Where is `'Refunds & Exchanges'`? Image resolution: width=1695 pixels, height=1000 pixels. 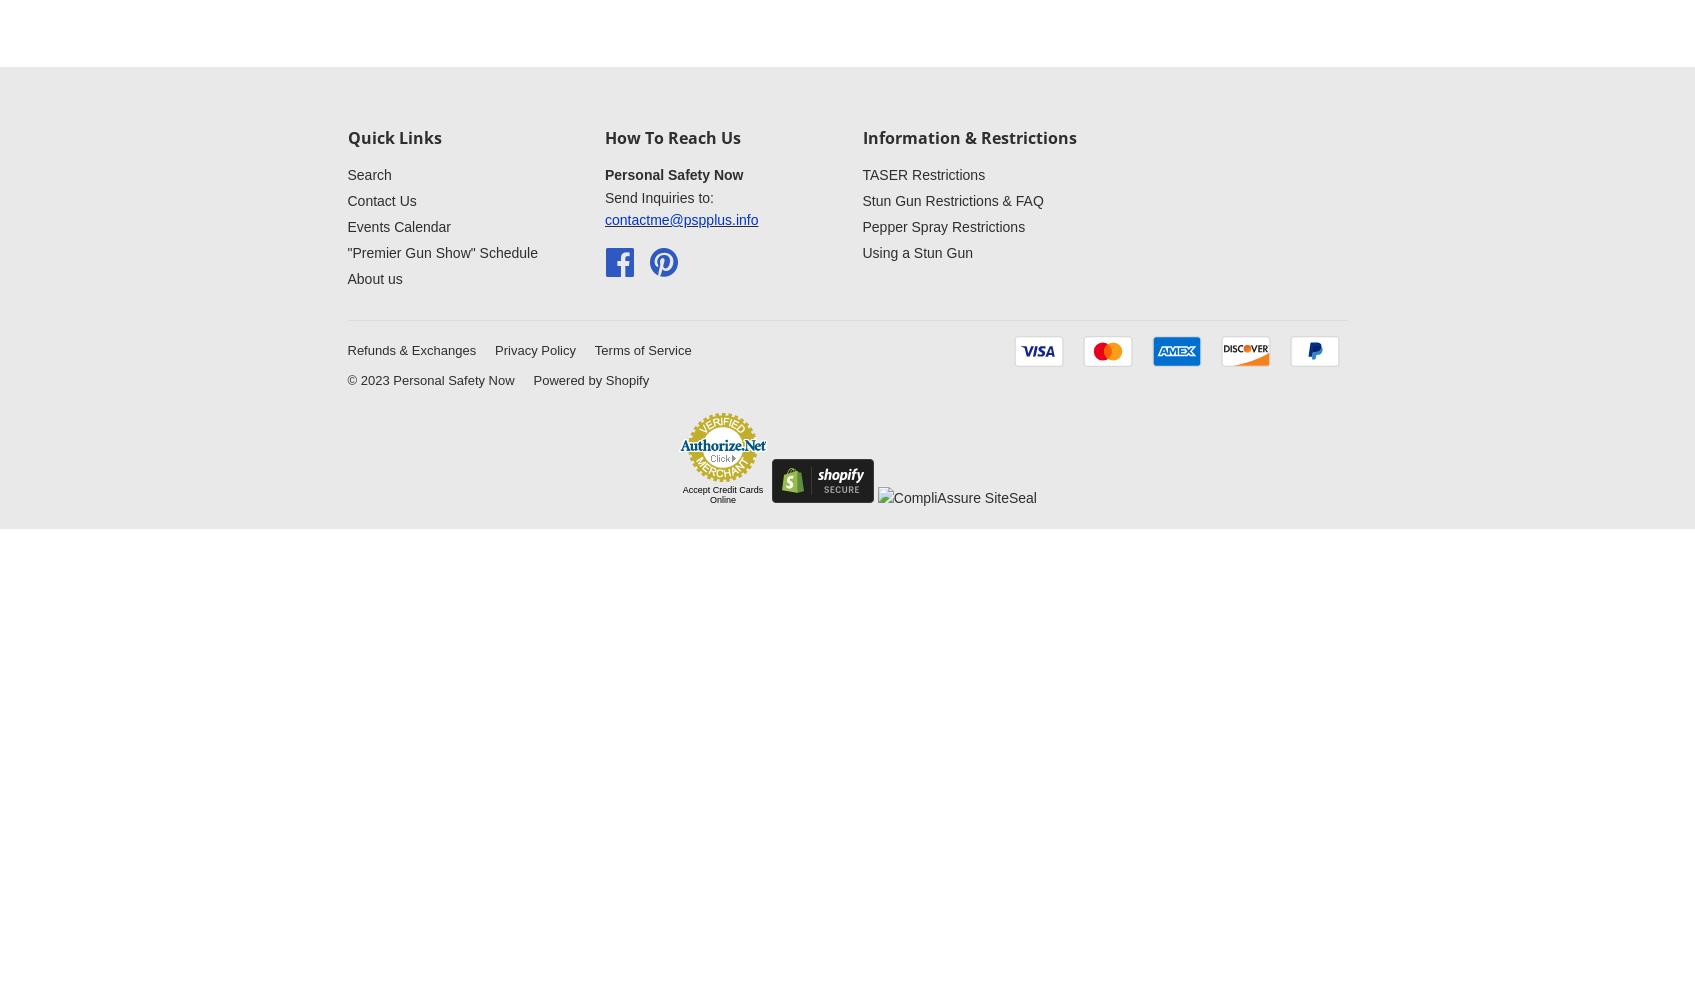 'Refunds & Exchanges' is located at coordinates (411, 348).